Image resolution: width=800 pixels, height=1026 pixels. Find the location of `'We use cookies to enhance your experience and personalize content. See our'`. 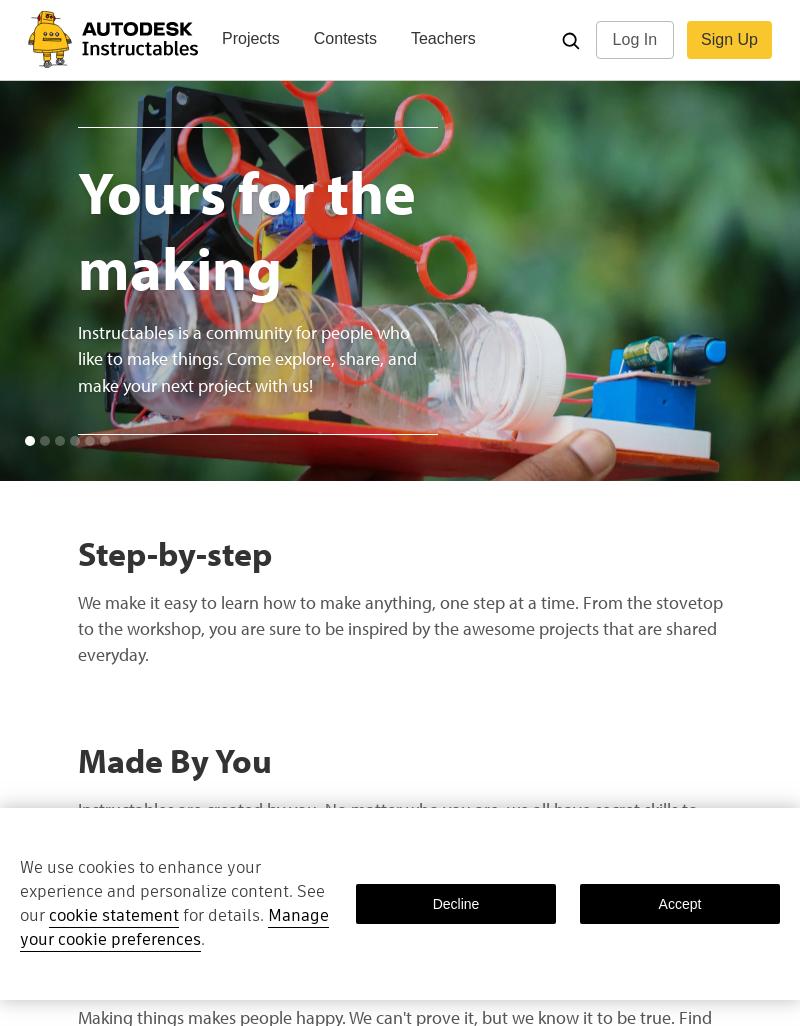

'We use cookies to enhance your experience and personalize content. See our' is located at coordinates (171, 890).